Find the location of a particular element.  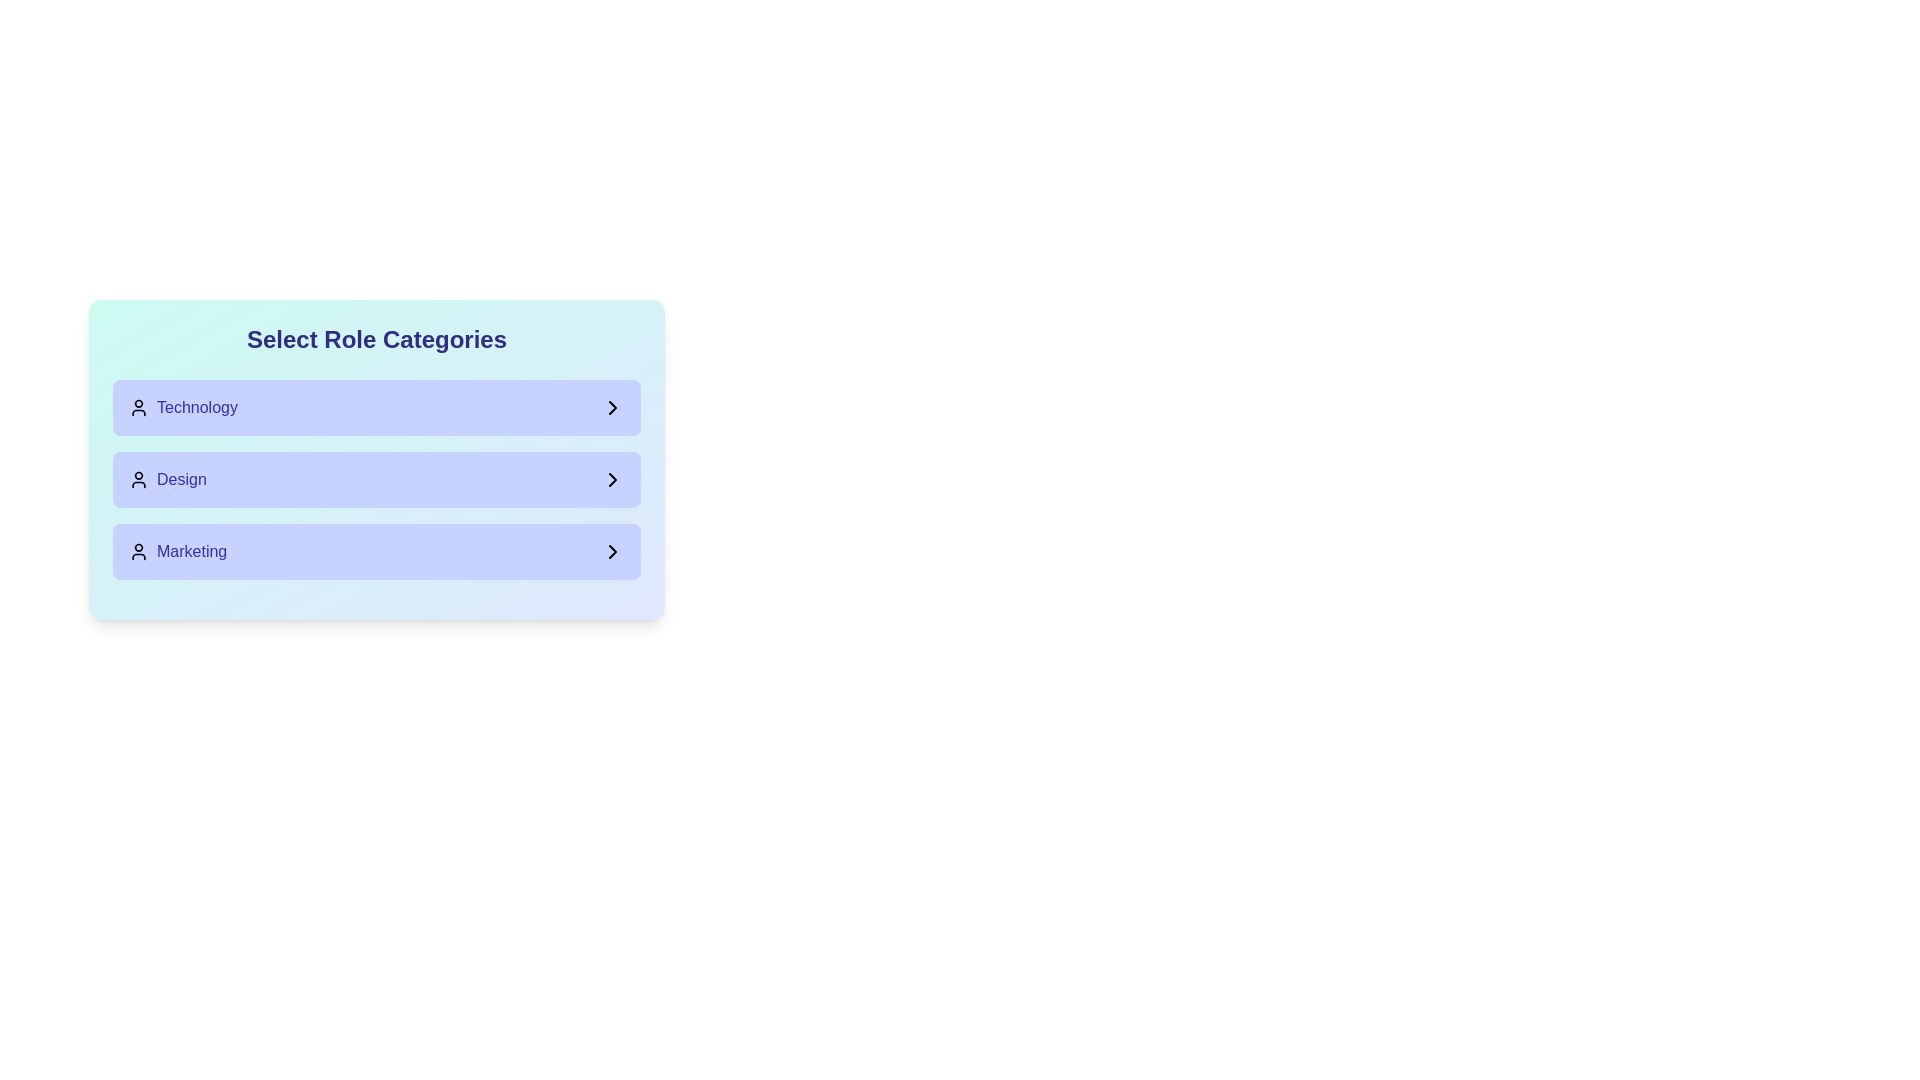

the user profile silhouette icon located to the left of the 'Marketing' label in the 'Select Role Categories' section is located at coordinates (138, 551).